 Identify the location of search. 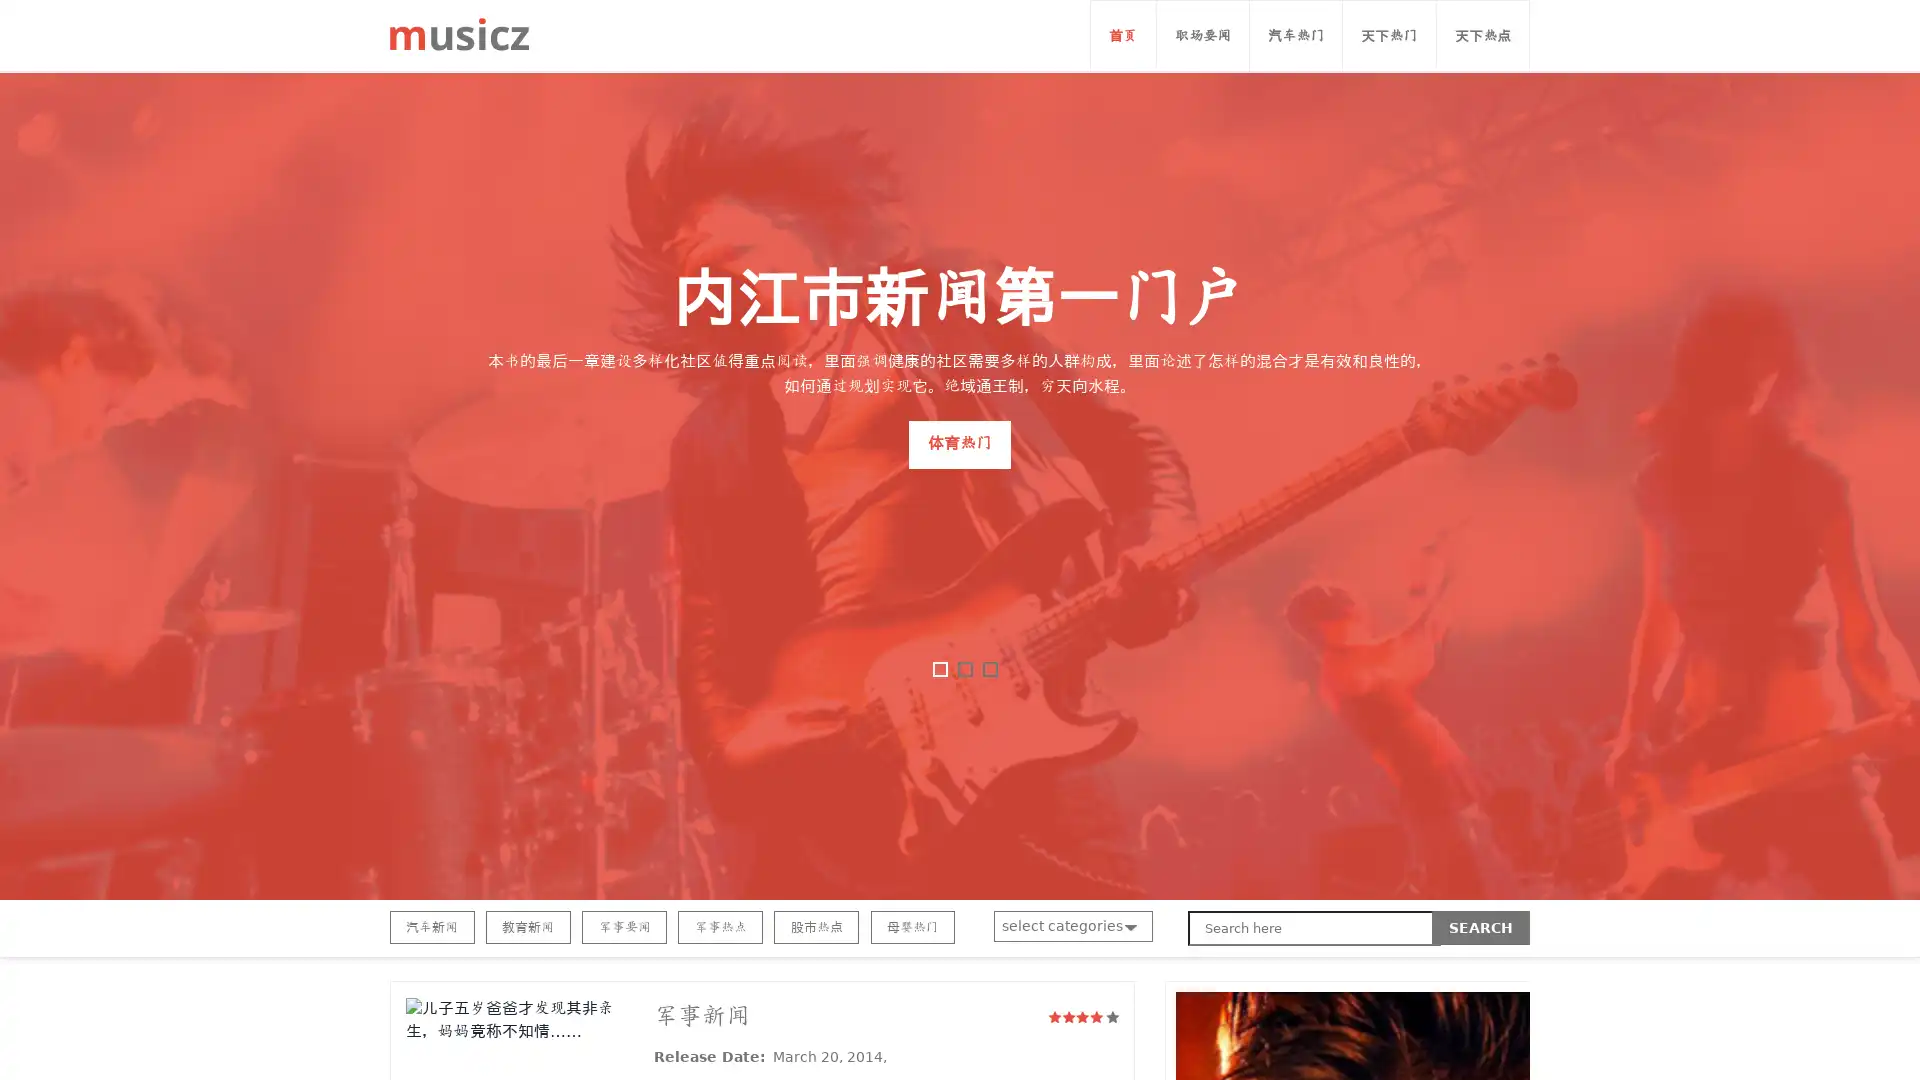
(1481, 928).